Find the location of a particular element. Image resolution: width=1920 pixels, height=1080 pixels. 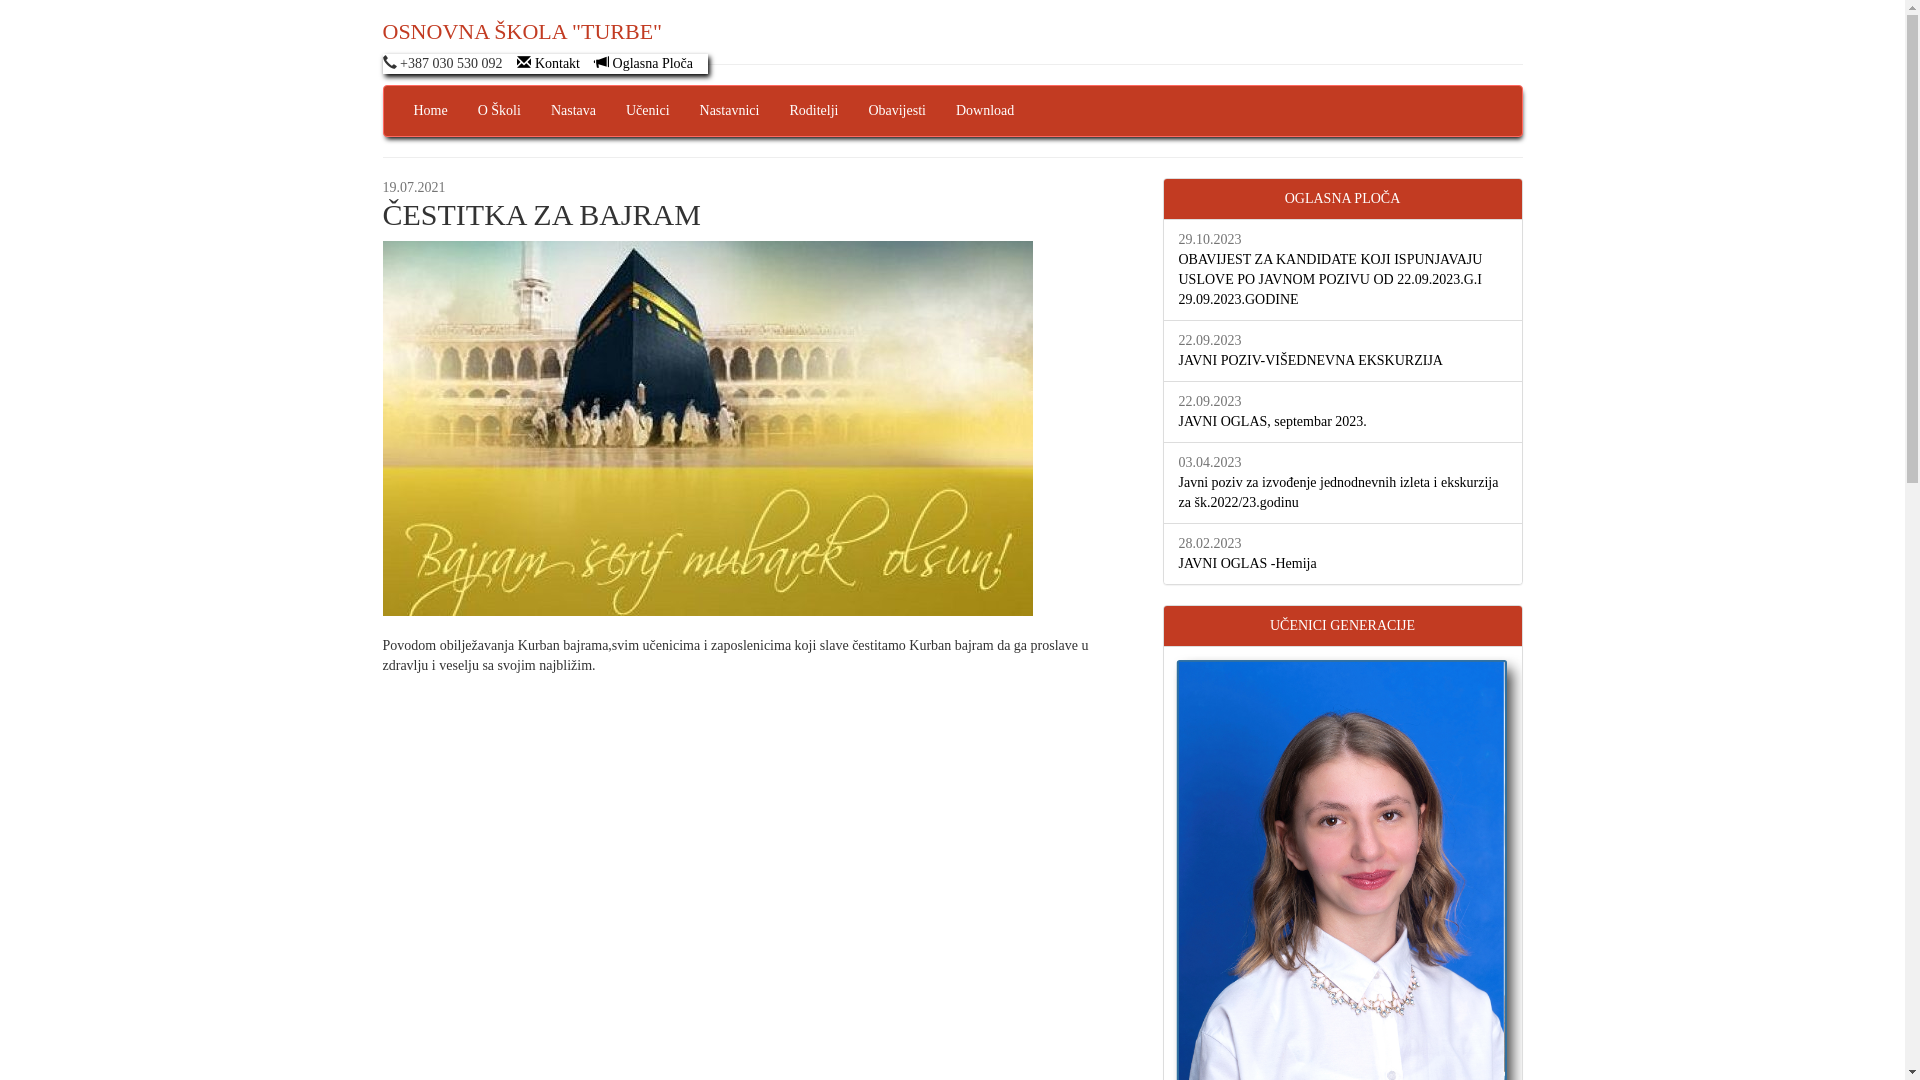

'Kontakt' is located at coordinates (548, 63).